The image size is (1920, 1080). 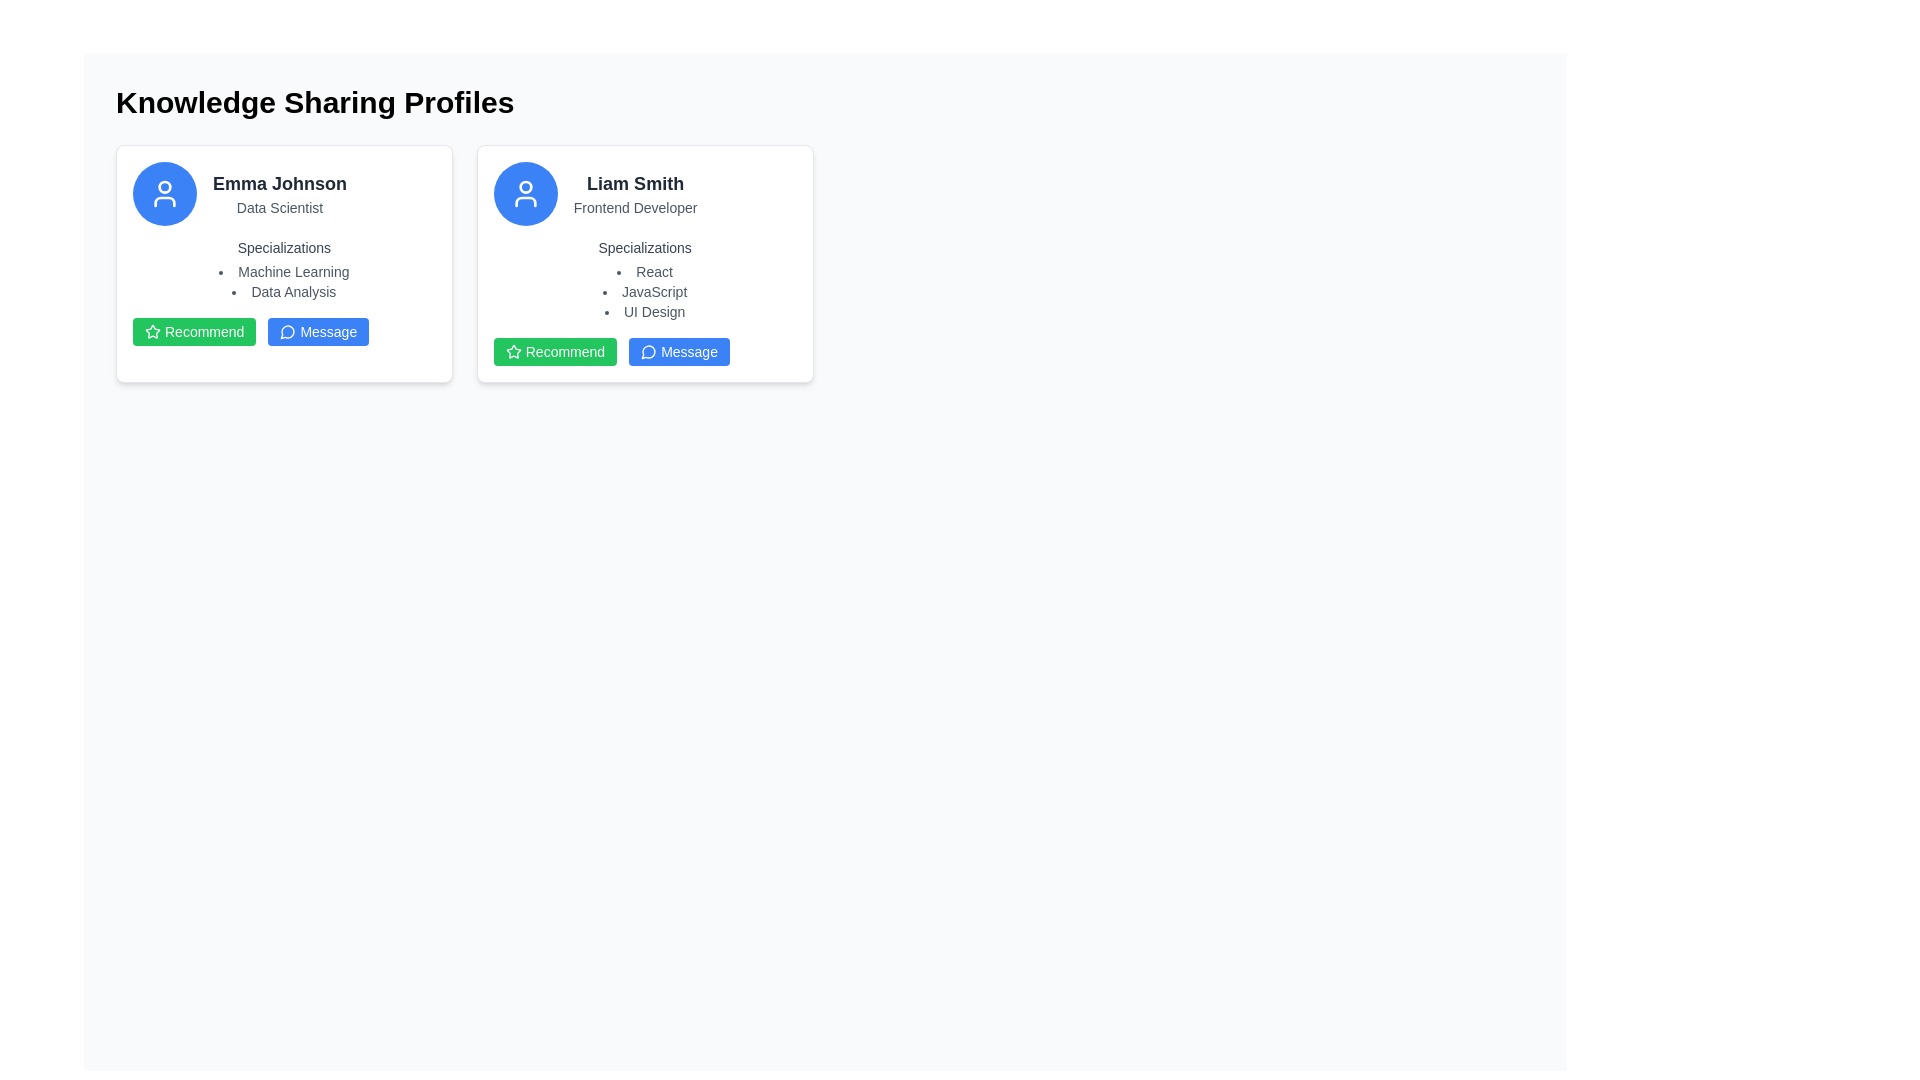 What do you see at coordinates (645, 272) in the screenshot?
I see `the first bullet point in the 'Specializations' section of Liam Smith's profile card` at bounding box center [645, 272].